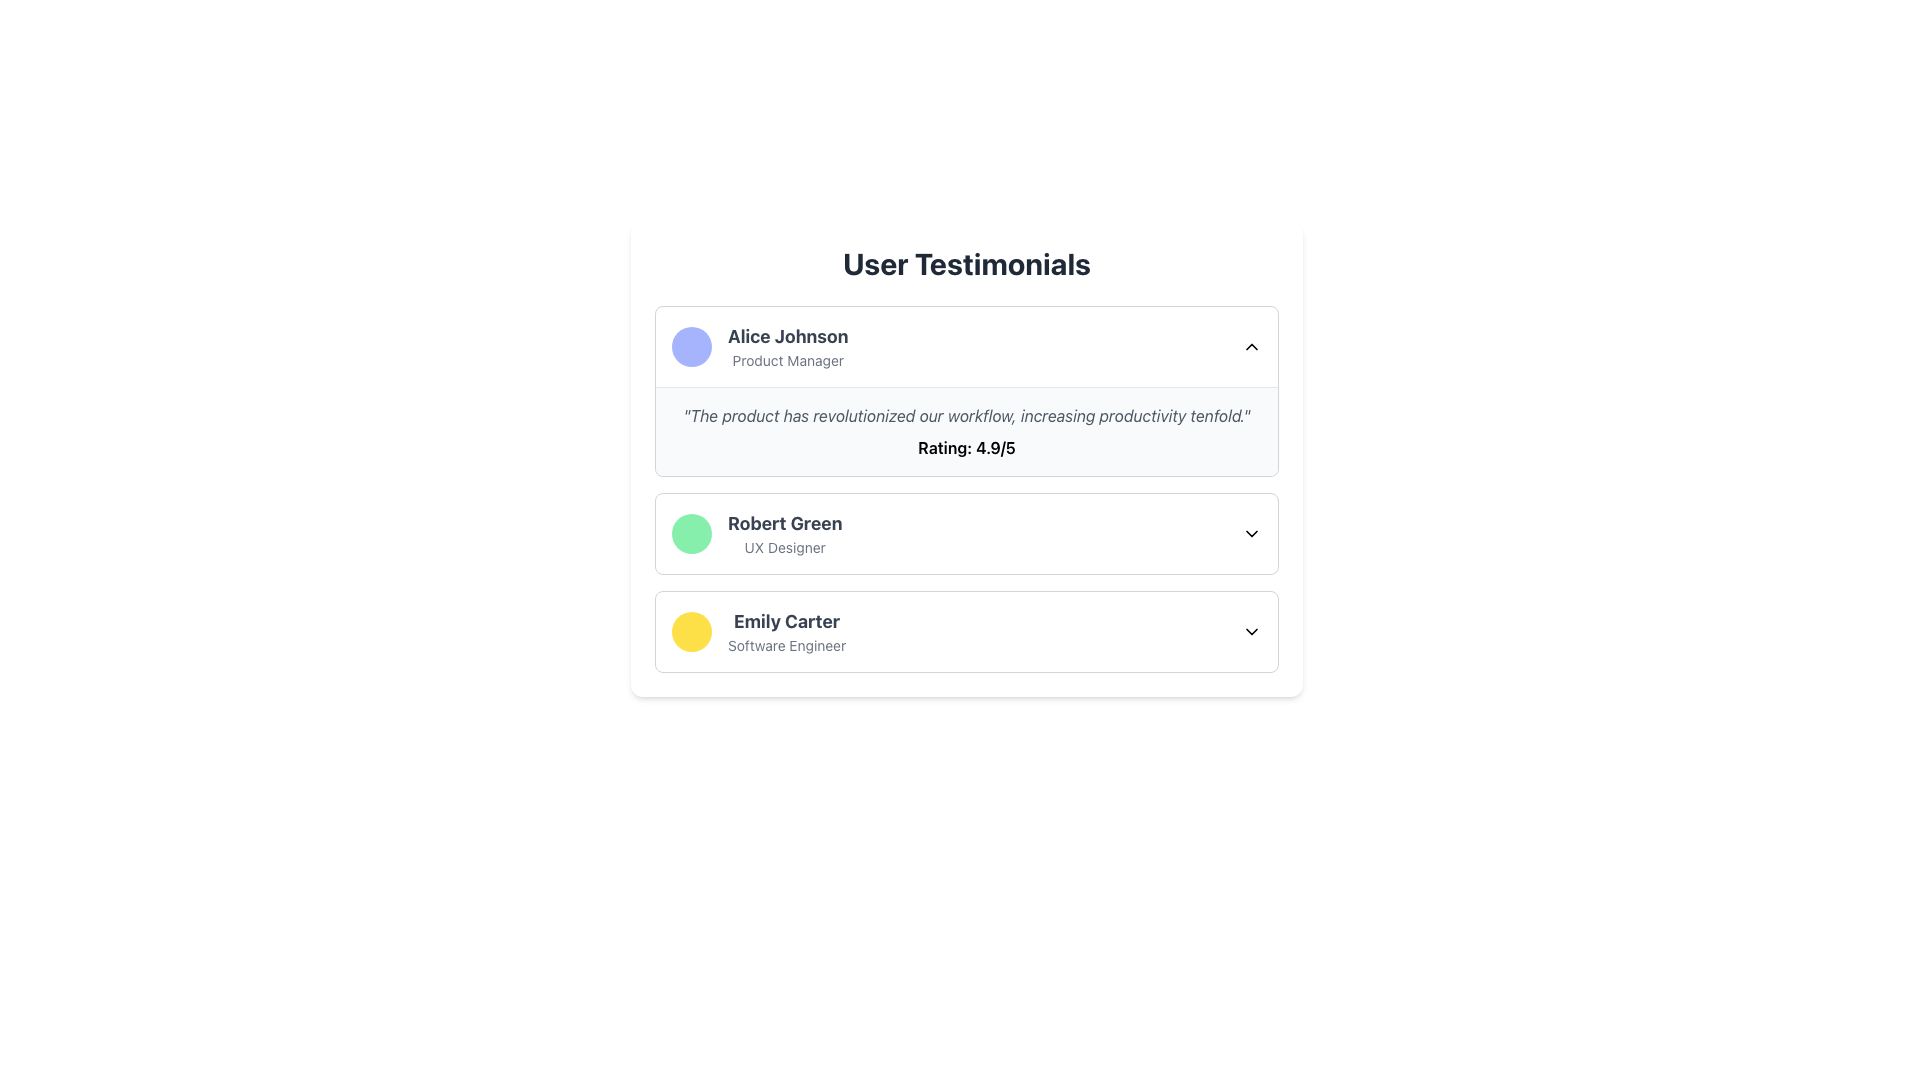 The image size is (1920, 1080). Describe the element at coordinates (1251, 346) in the screenshot. I see `the Dropdown toggle (Chevron icon) located at the far-right end of the 'Alice Johnson - Product Manager' section` at that location.